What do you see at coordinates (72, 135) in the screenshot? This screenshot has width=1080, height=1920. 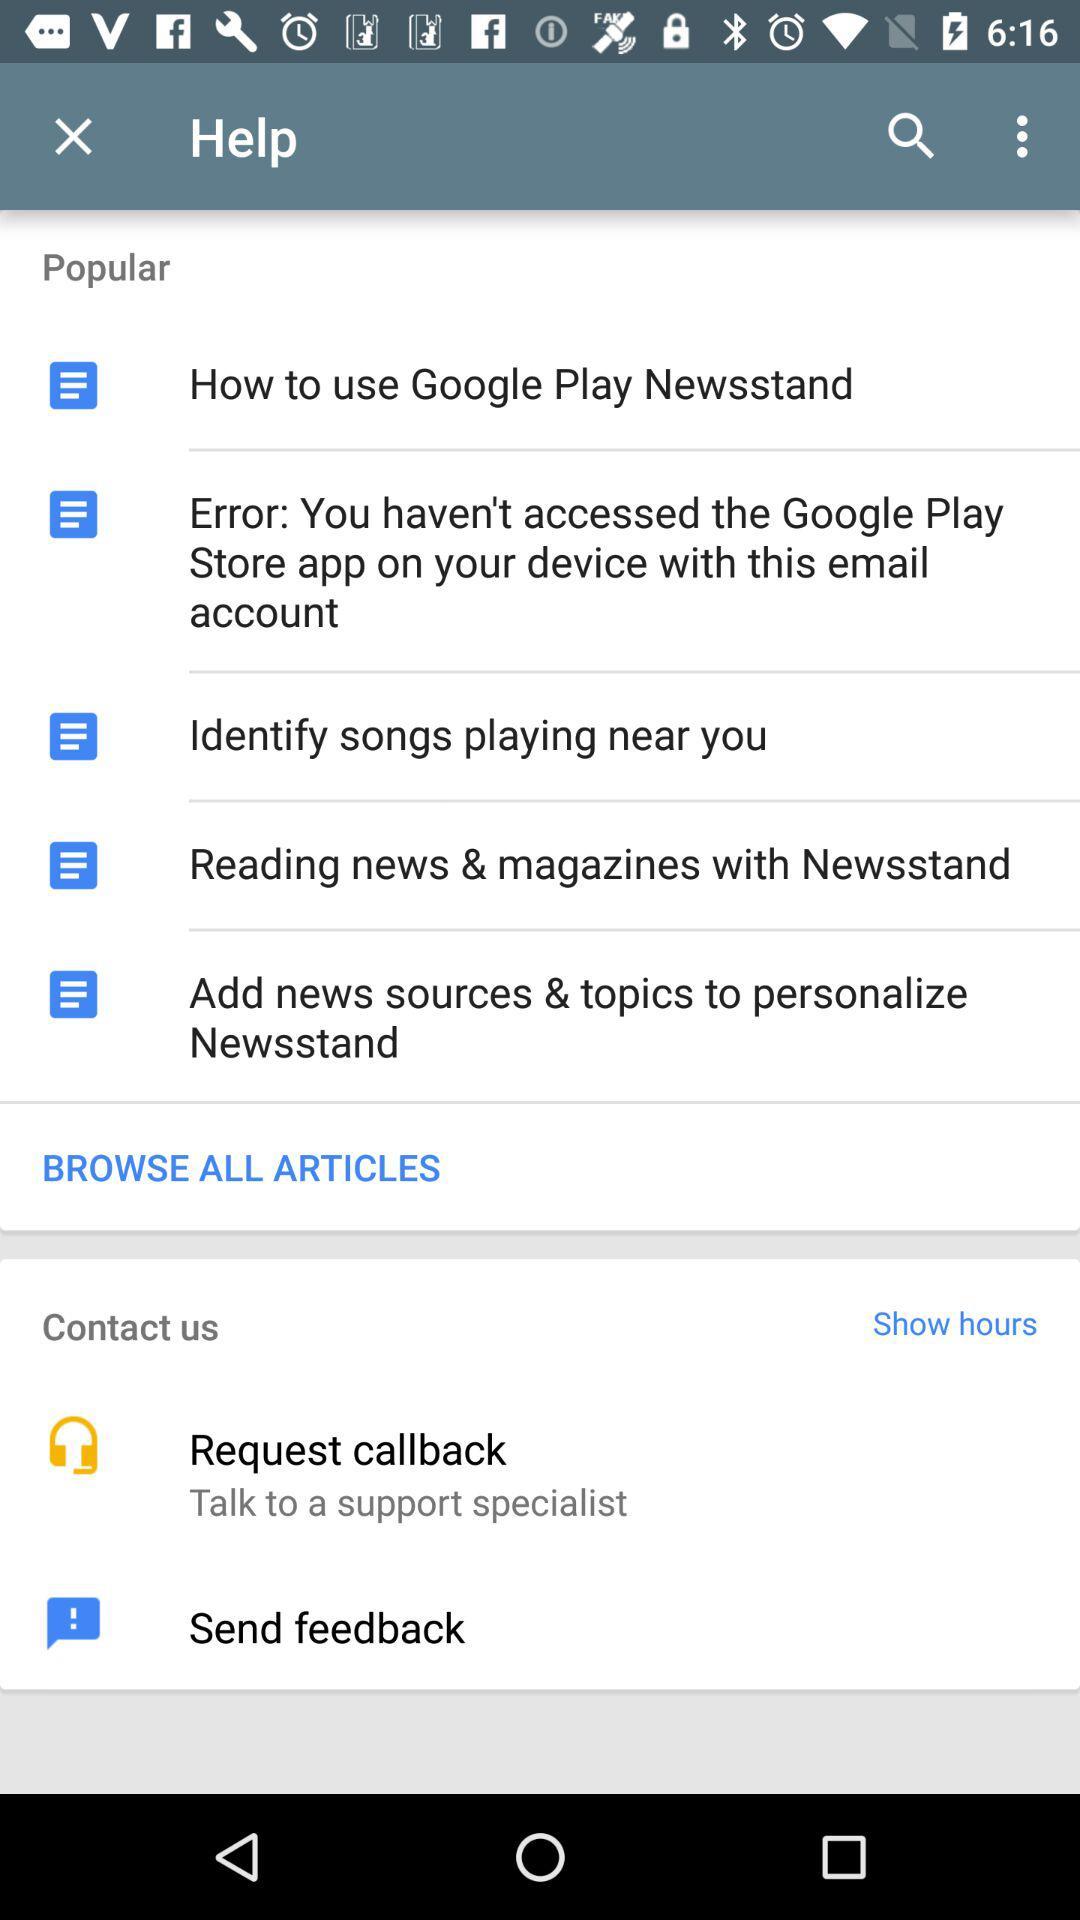 I see `item above the popular item` at bounding box center [72, 135].